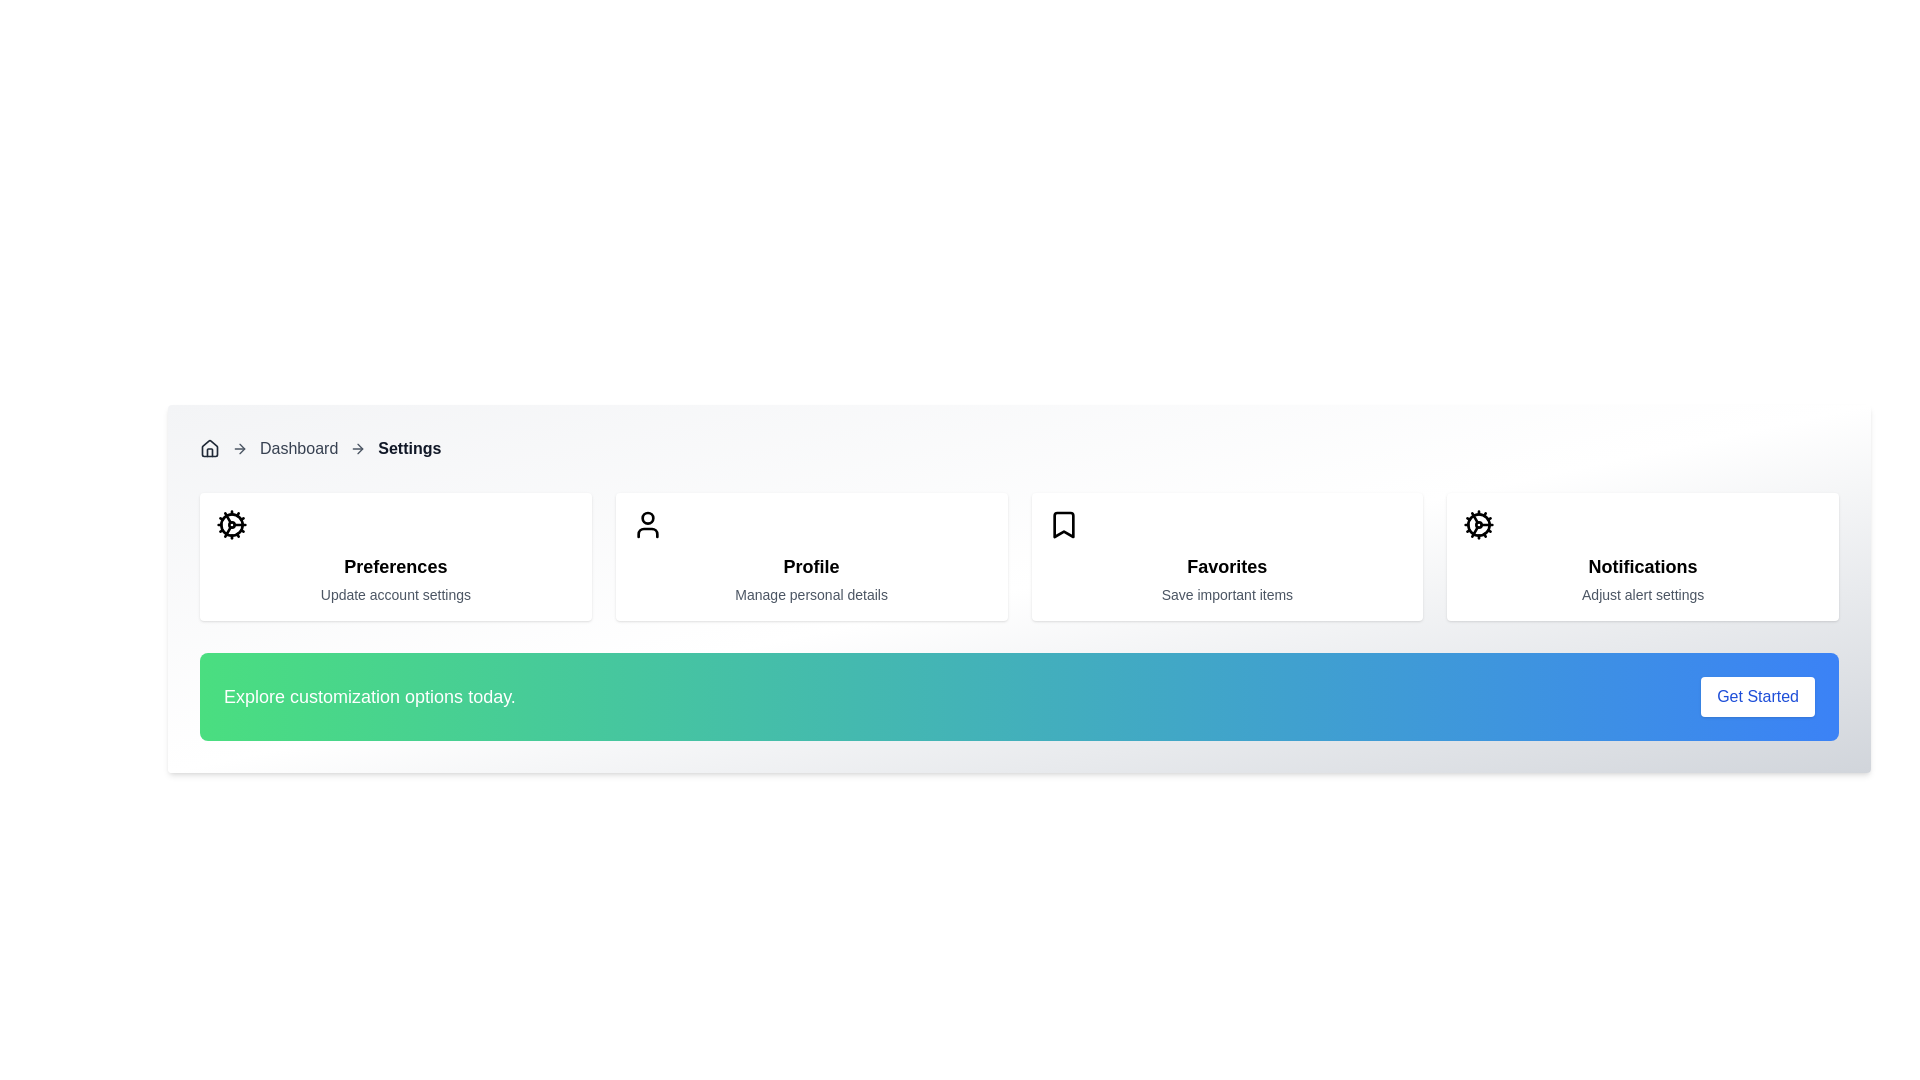  What do you see at coordinates (408, 447) in the screenshot?
I see `the 'Settings' bold text label in the breadcrumb navigation, which is displayed in dark gray or black color, indicating the current section` at bounding box center [408, 447].